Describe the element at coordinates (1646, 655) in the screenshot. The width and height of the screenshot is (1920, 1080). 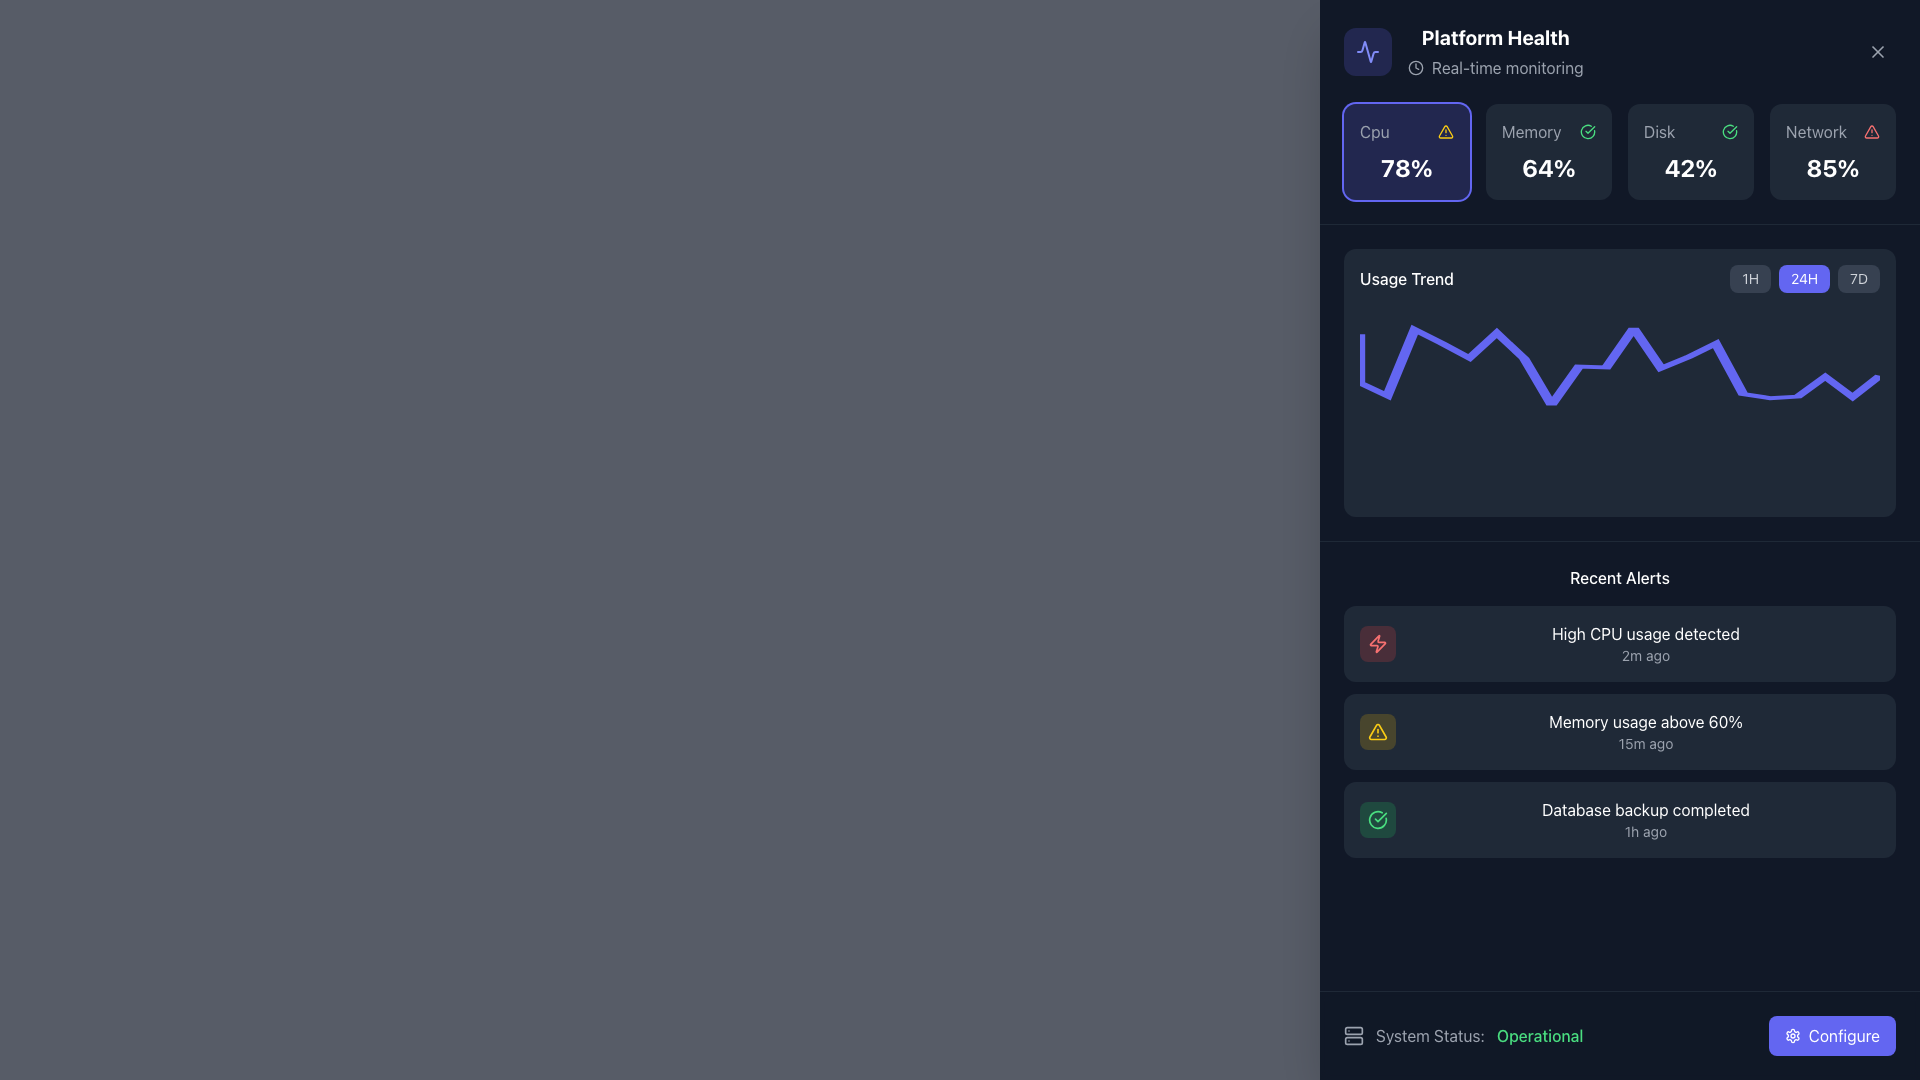
I see `the timestamp text label that indicates the time elapsed since the associated alert was generated, located below the 'High CPU usage detected' text in the 'Recent Alerts' section` at that location.